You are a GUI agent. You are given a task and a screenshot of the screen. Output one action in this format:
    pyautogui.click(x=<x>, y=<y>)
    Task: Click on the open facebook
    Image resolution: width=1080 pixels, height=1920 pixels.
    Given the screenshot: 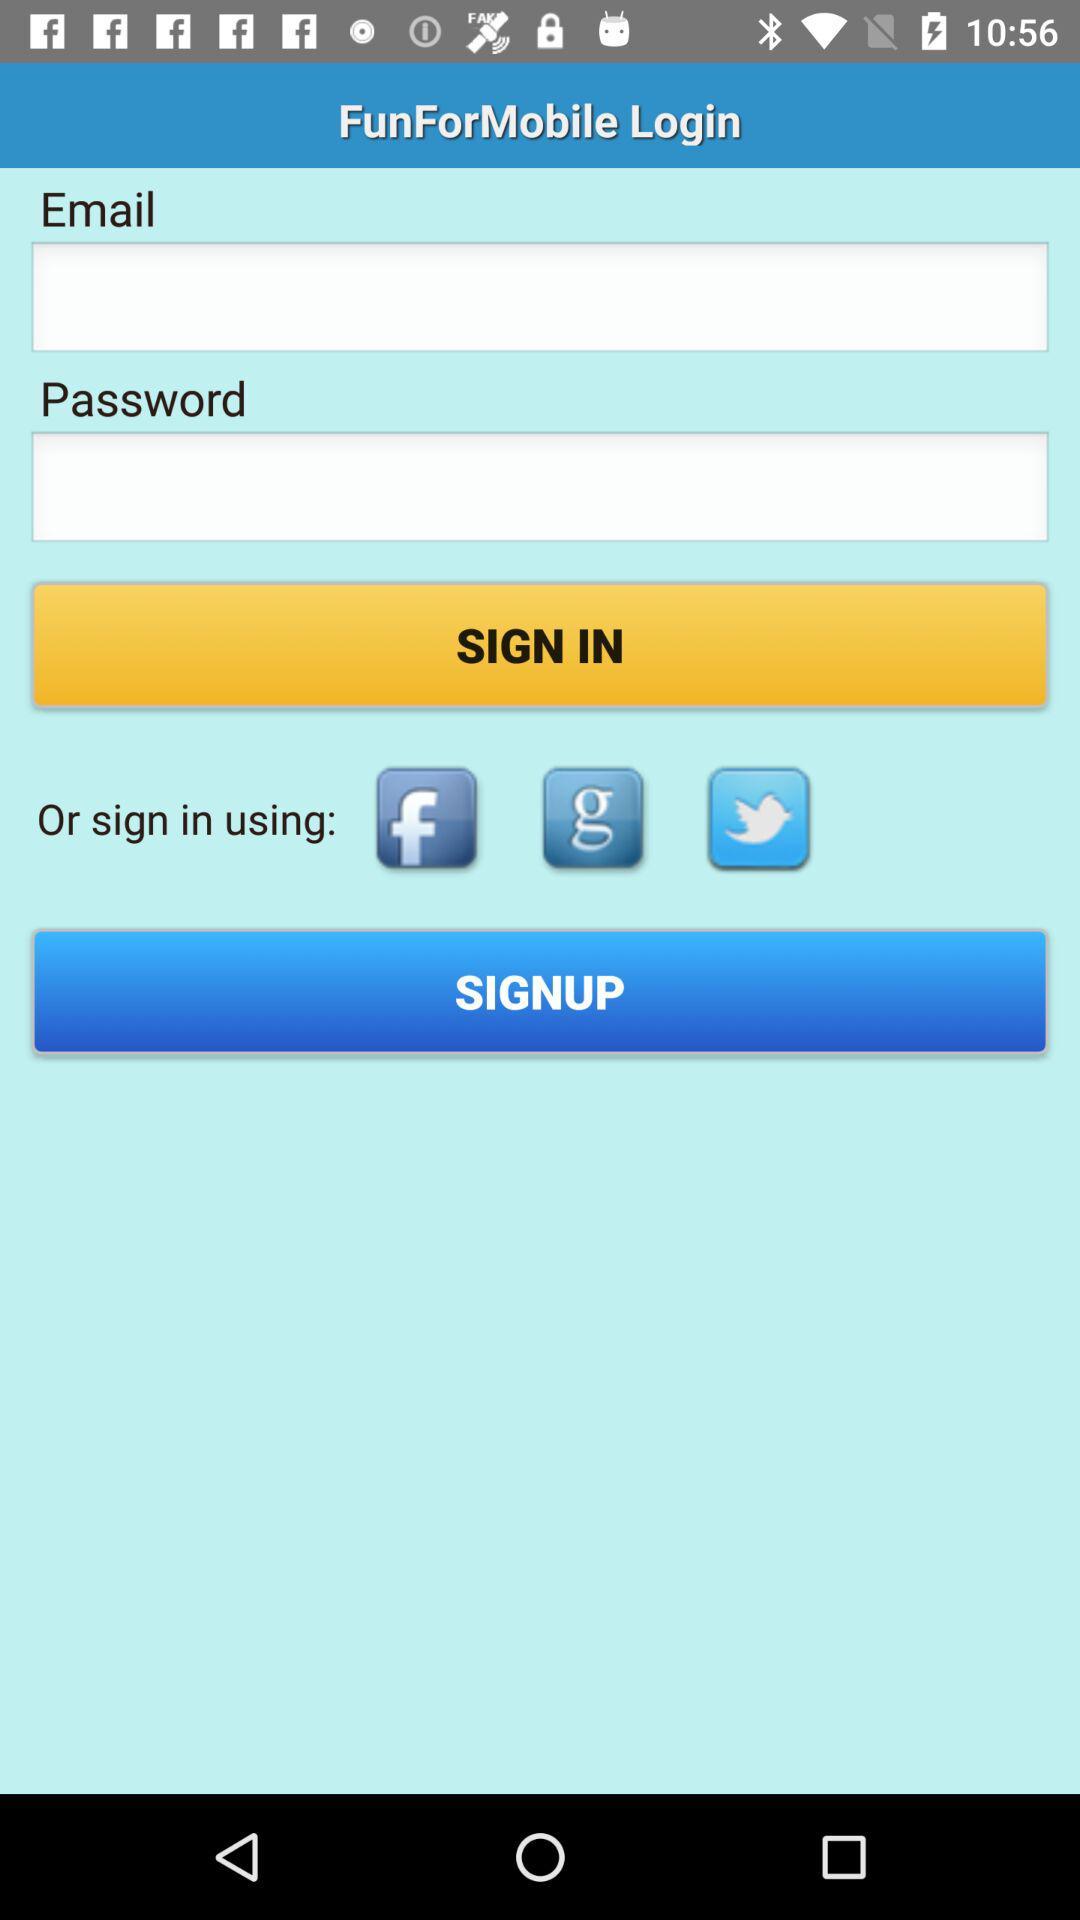 What is the action you would take?
    pyautogui.click(x=425, y=818)
    